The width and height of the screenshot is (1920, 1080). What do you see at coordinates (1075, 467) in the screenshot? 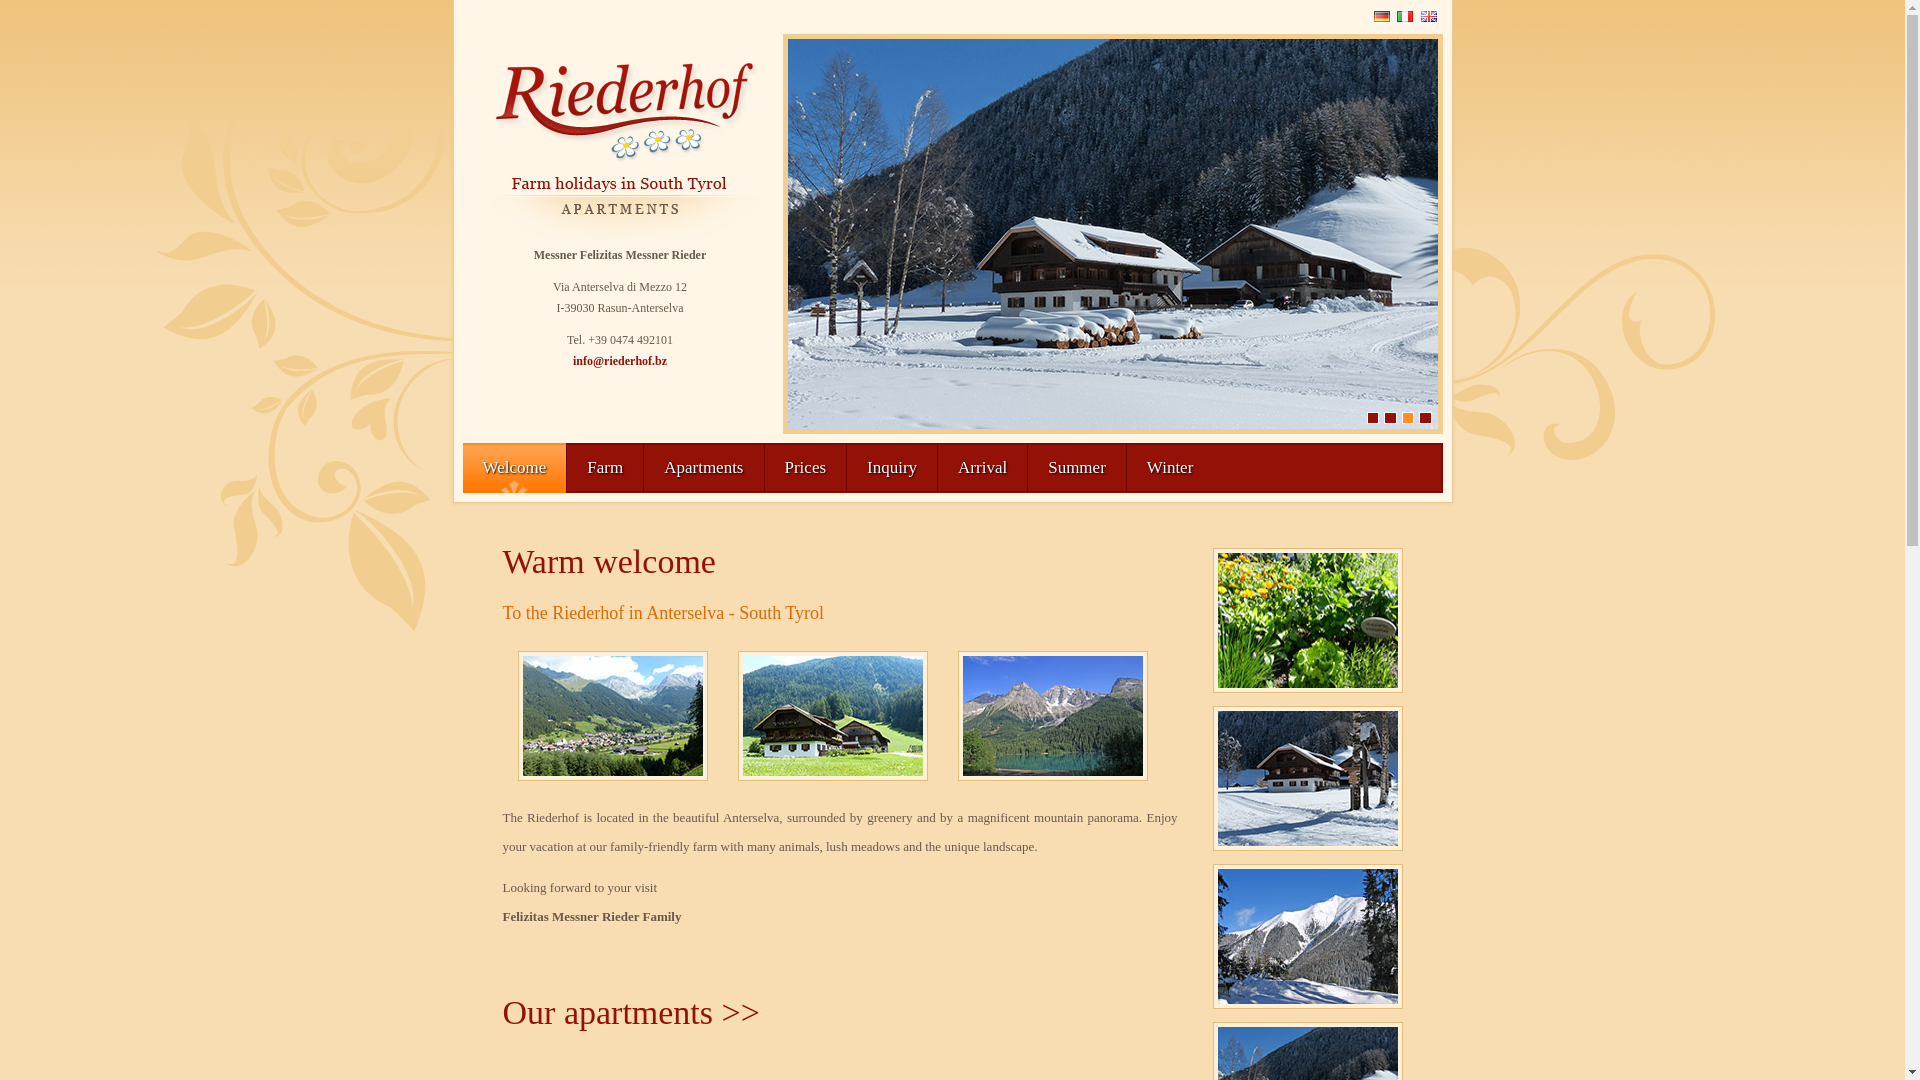
I see `'Summer'` at bounding box center [1075, 467].